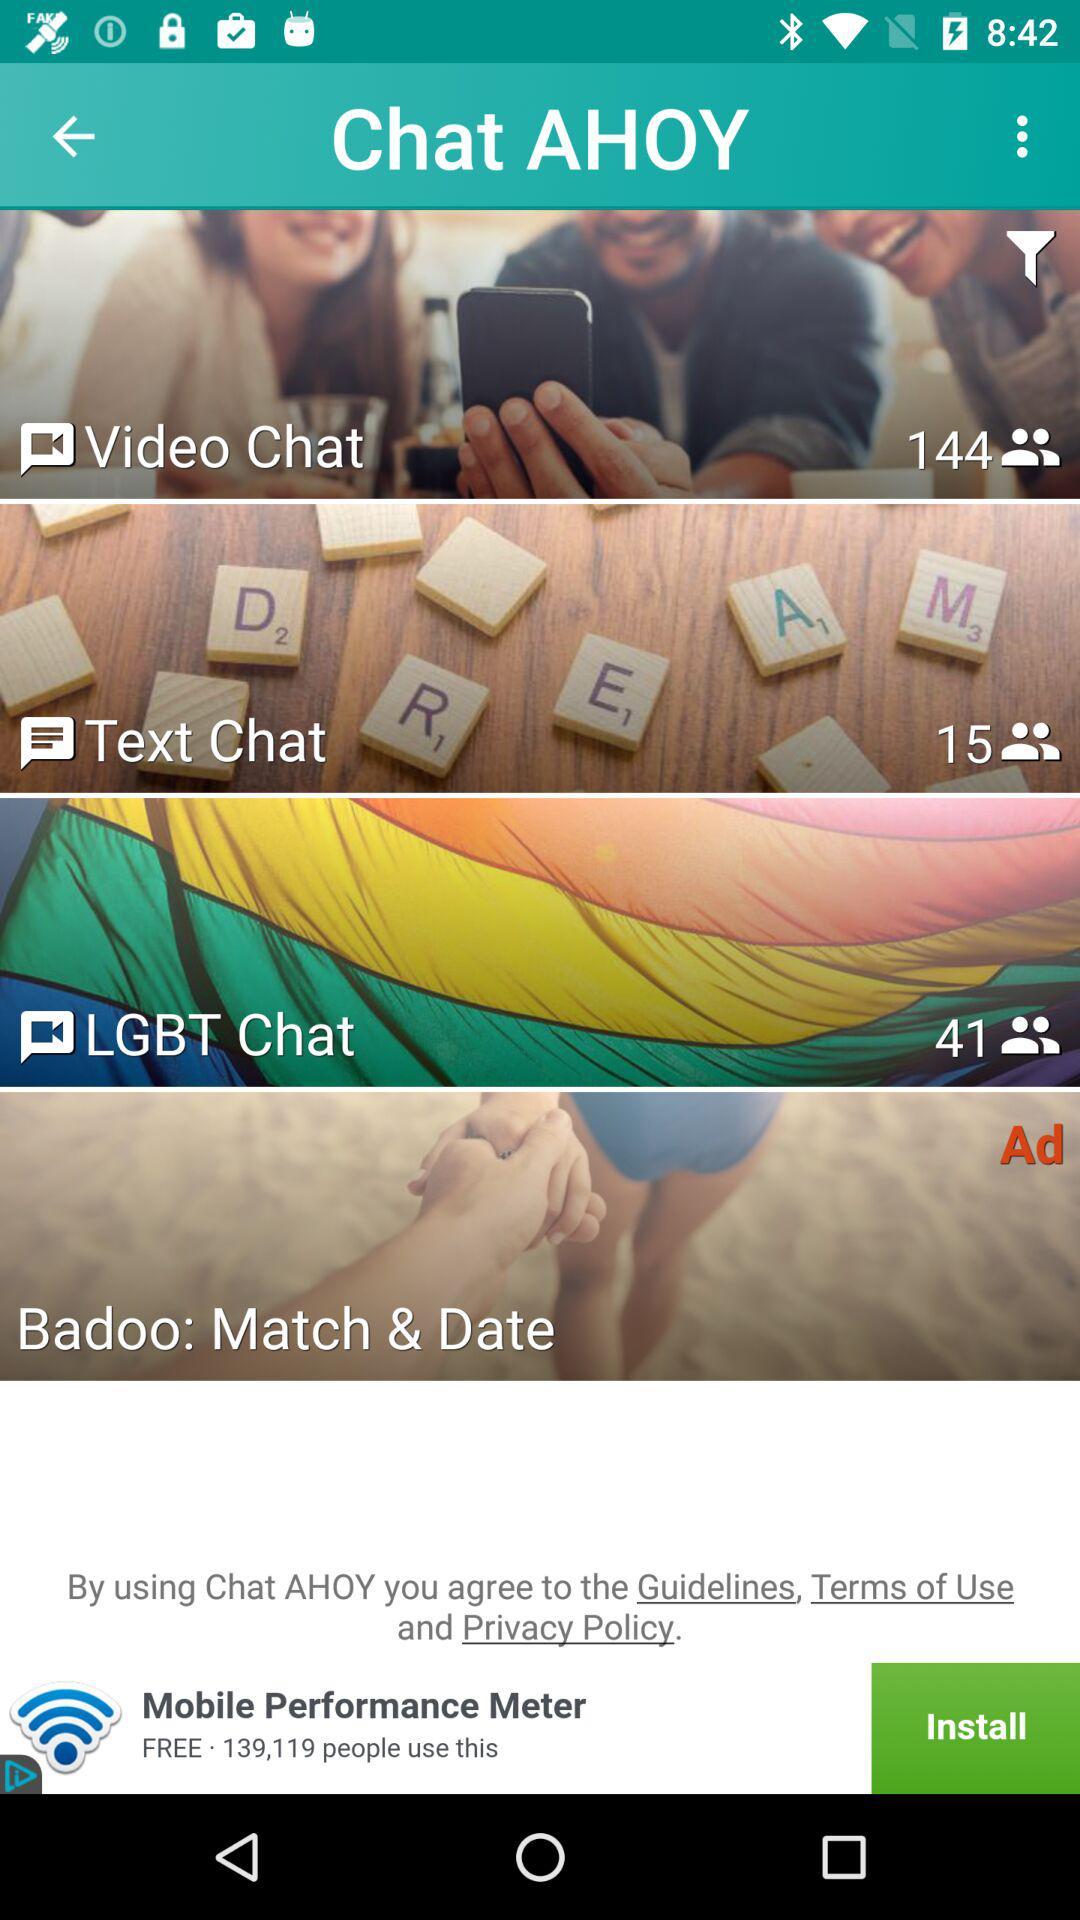  What do you see at coordinates (962, 1036) in the screenshot?
I see `the item next to the lgbt chat` at bounding box center [962, 1036].